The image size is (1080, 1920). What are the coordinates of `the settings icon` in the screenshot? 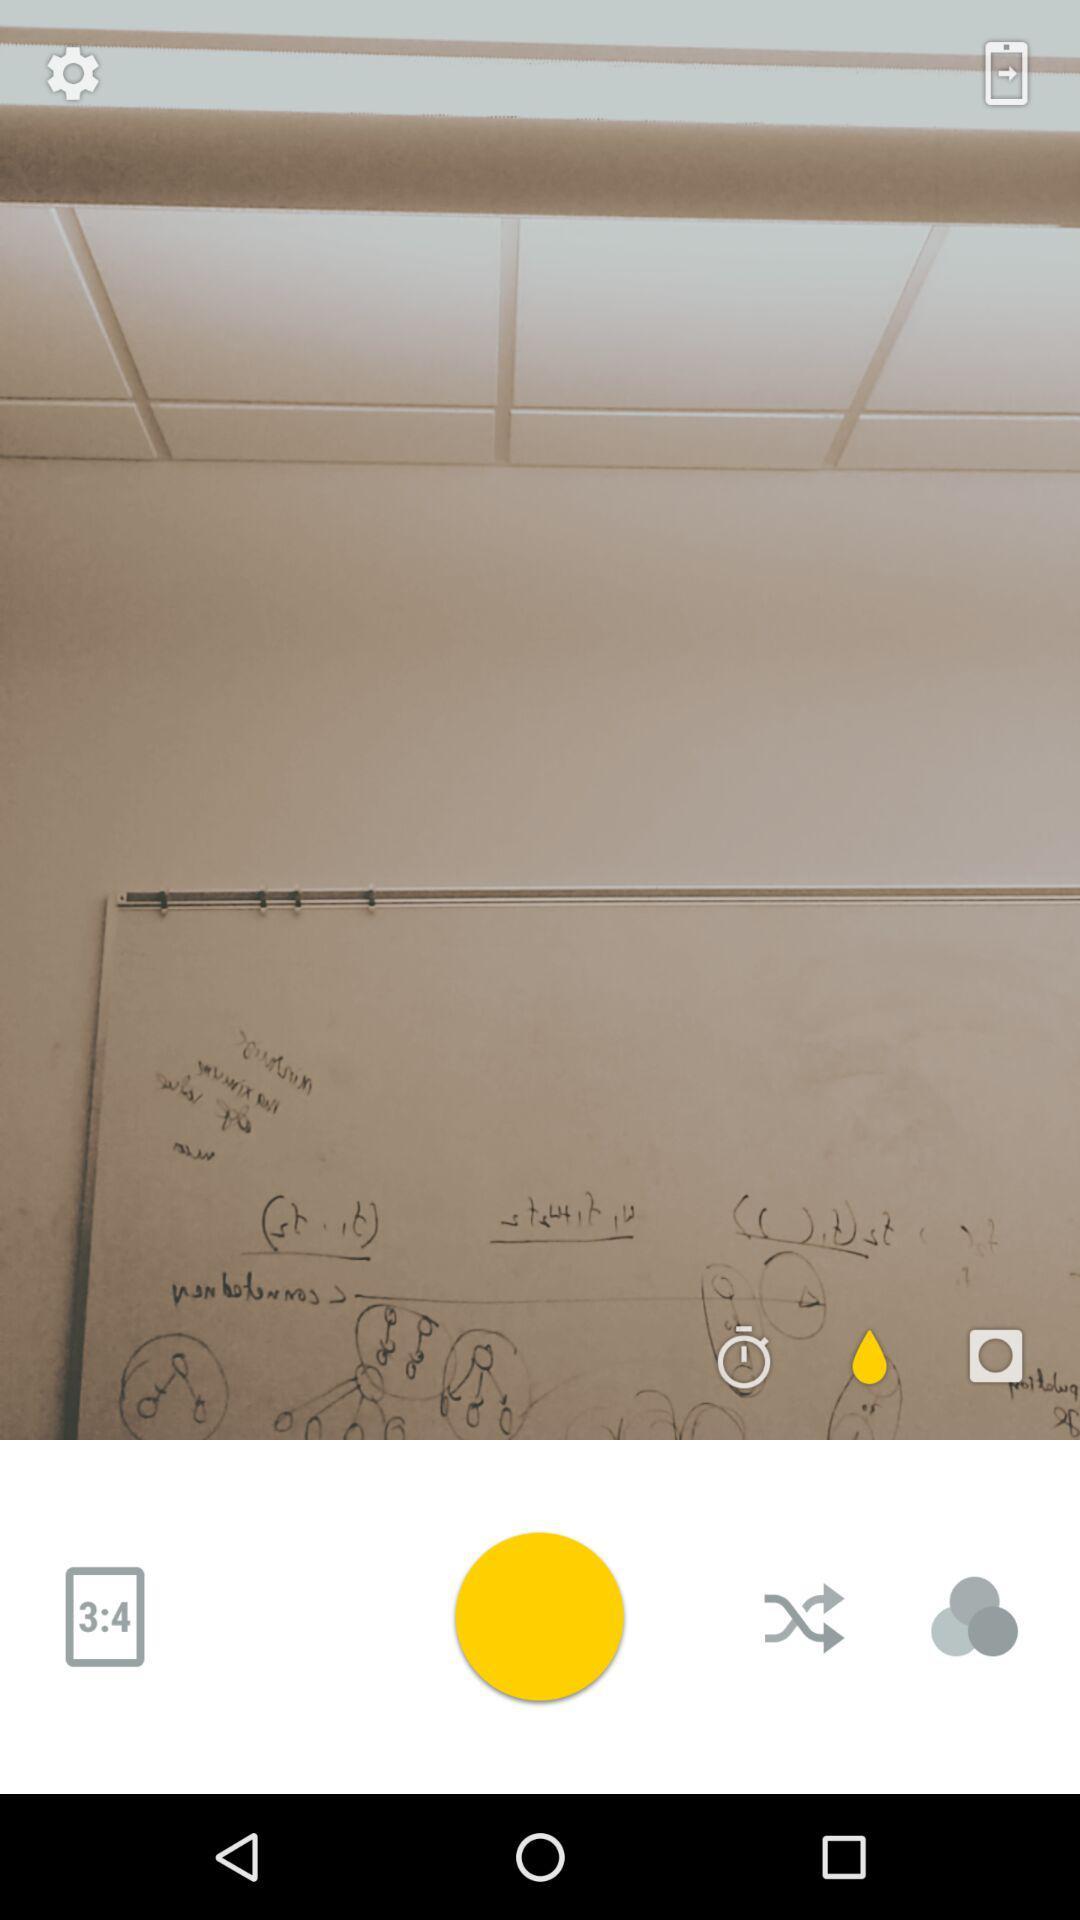 It's located at (72, 73).